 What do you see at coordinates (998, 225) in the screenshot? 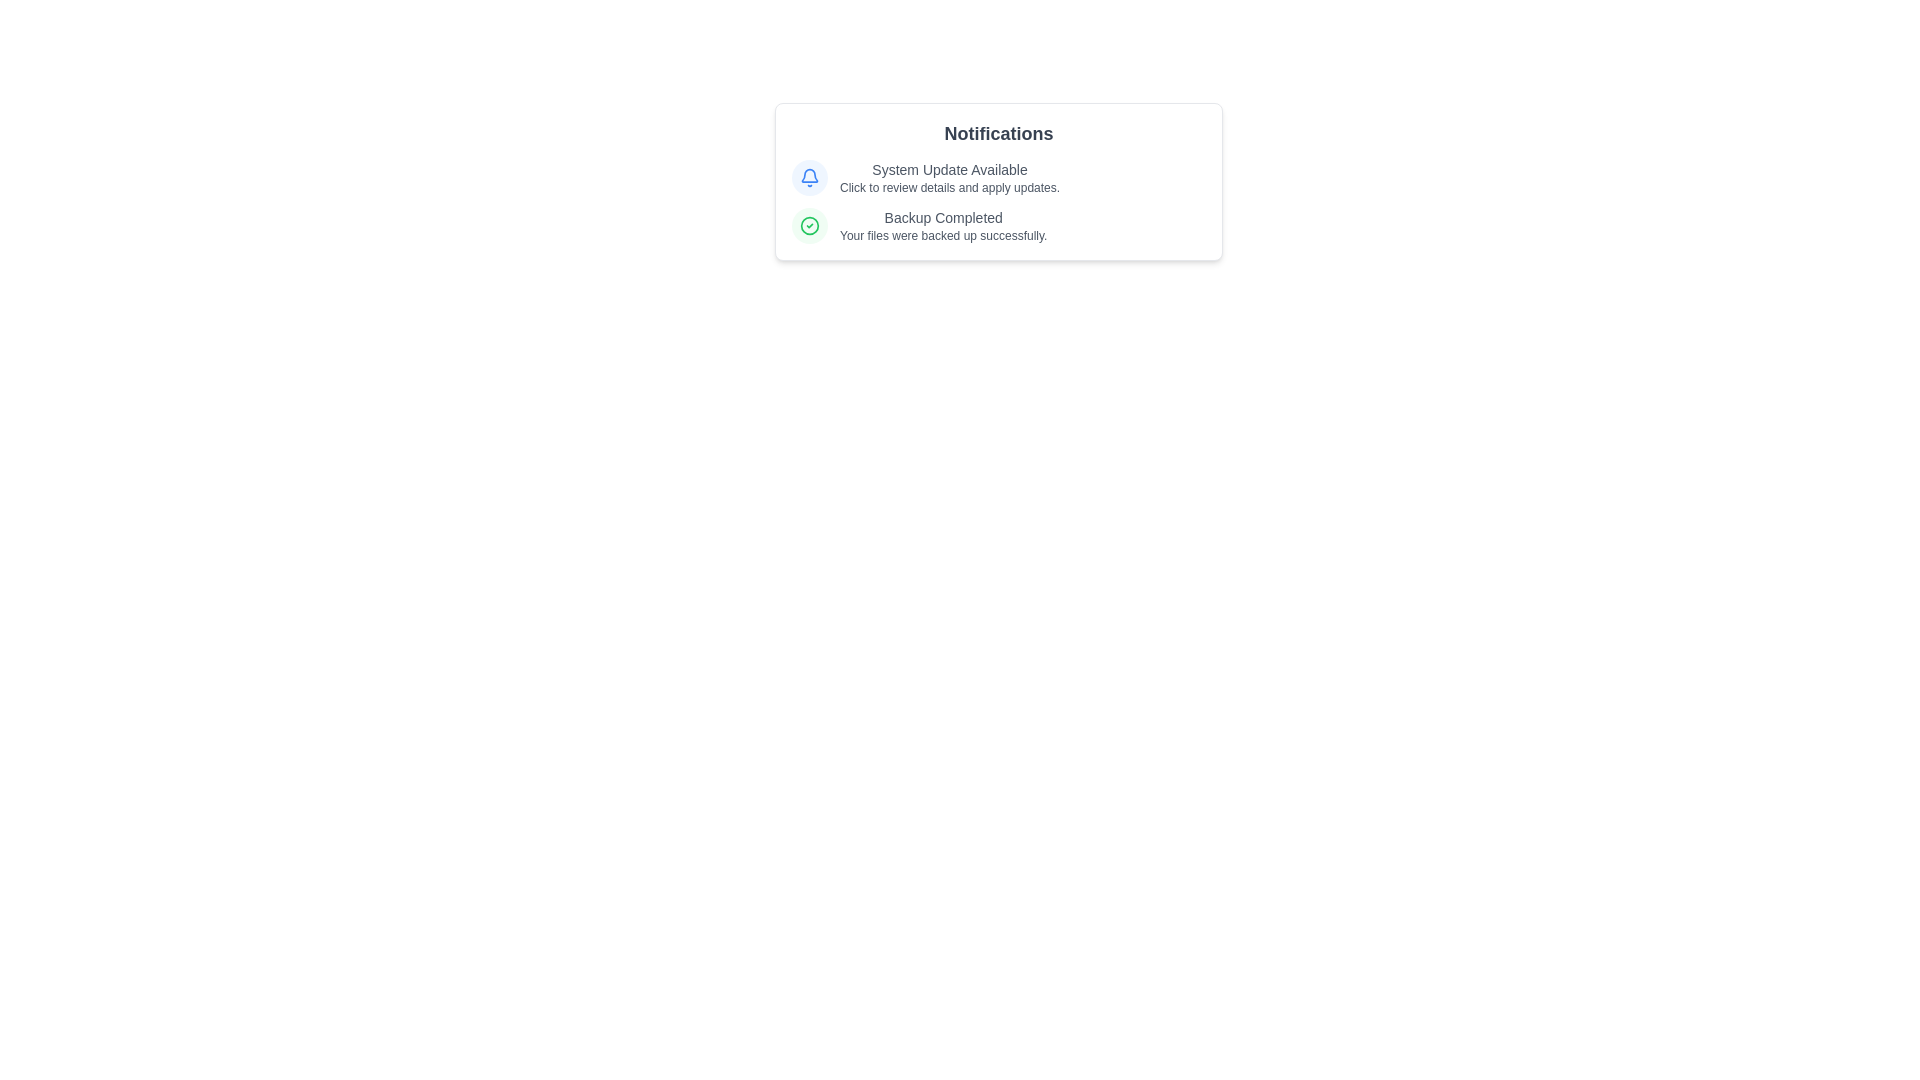
I see `the notification message indicating successful completion of a file backup process, which is the second message in the notification panel below 'System Update Available'` at bounding box center [998, 225].